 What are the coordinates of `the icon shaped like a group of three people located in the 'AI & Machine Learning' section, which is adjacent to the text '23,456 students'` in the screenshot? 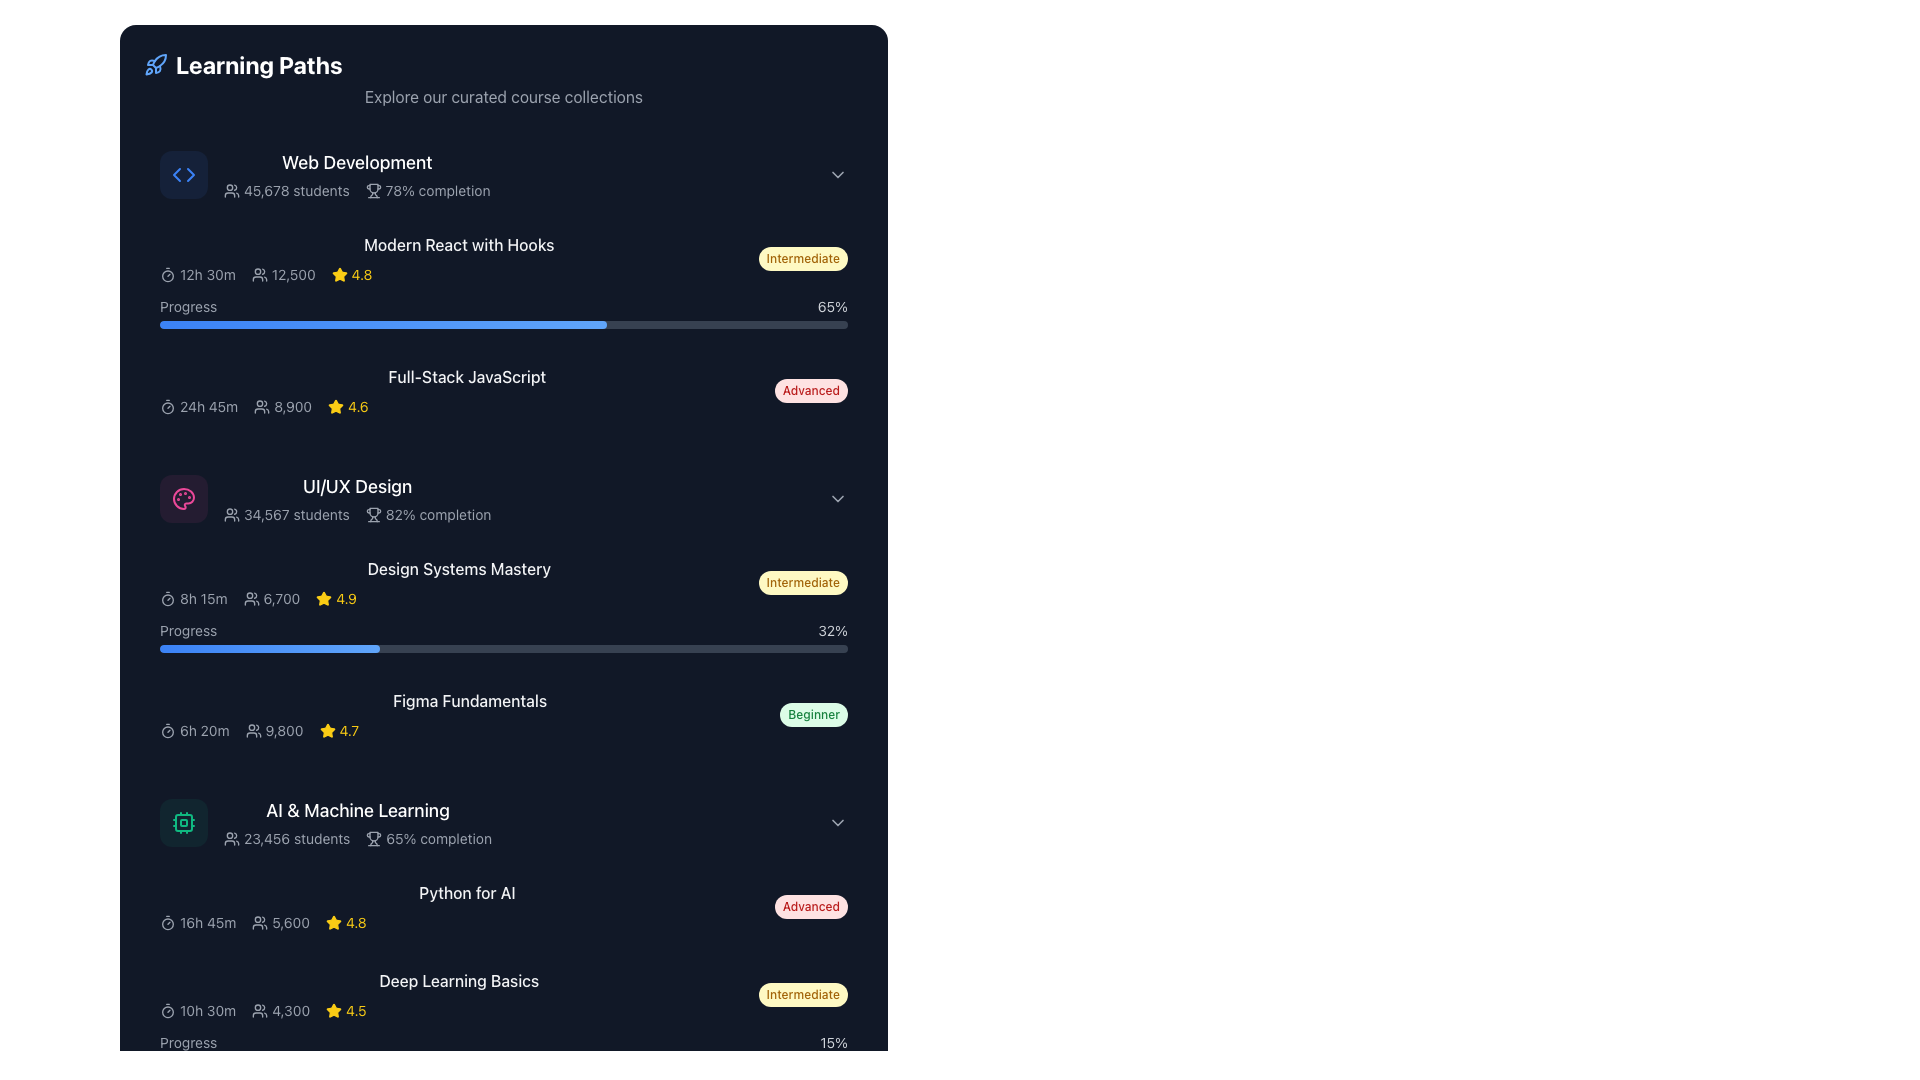 It's located at (231, 839).